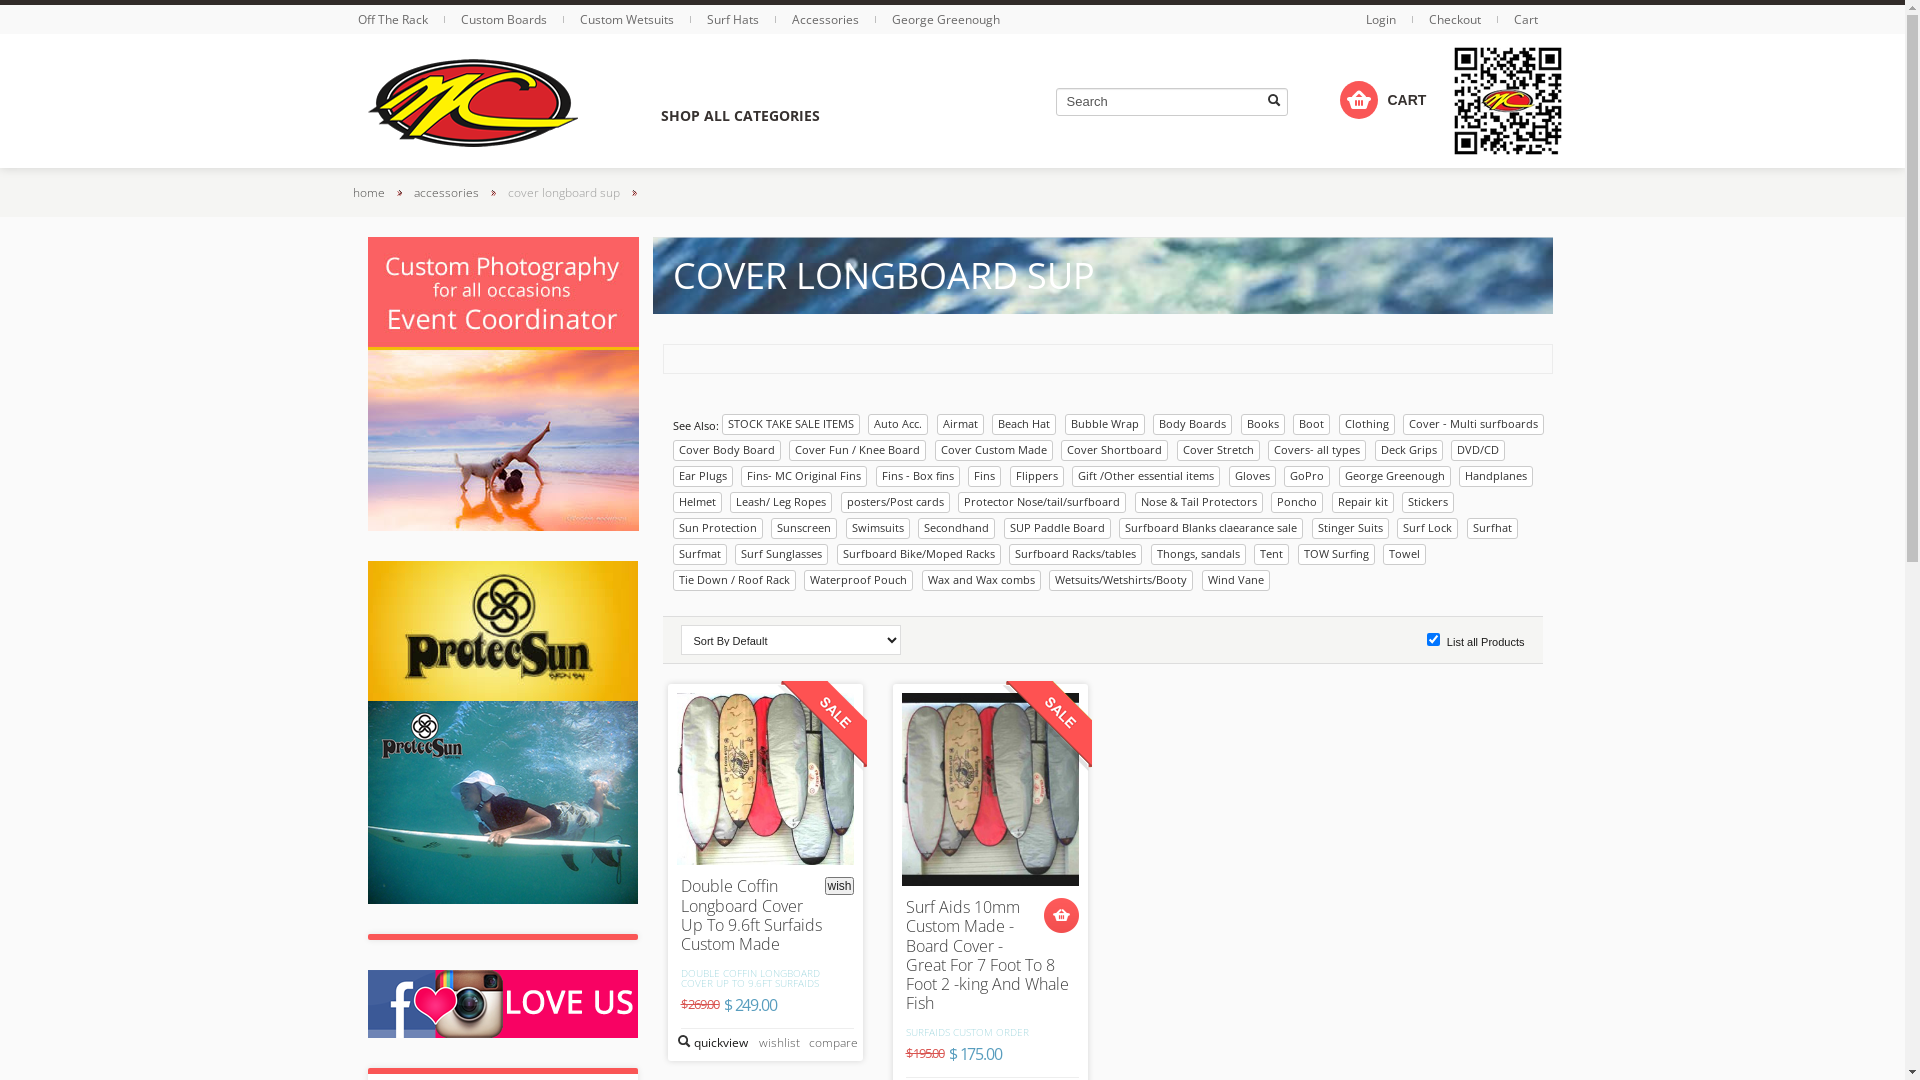 This screenshot has width=1920, height=1080. Describe the element at coordinates (780, 501) in the screenshot. I see `'Leash/ Leg Ropes'` at that location.